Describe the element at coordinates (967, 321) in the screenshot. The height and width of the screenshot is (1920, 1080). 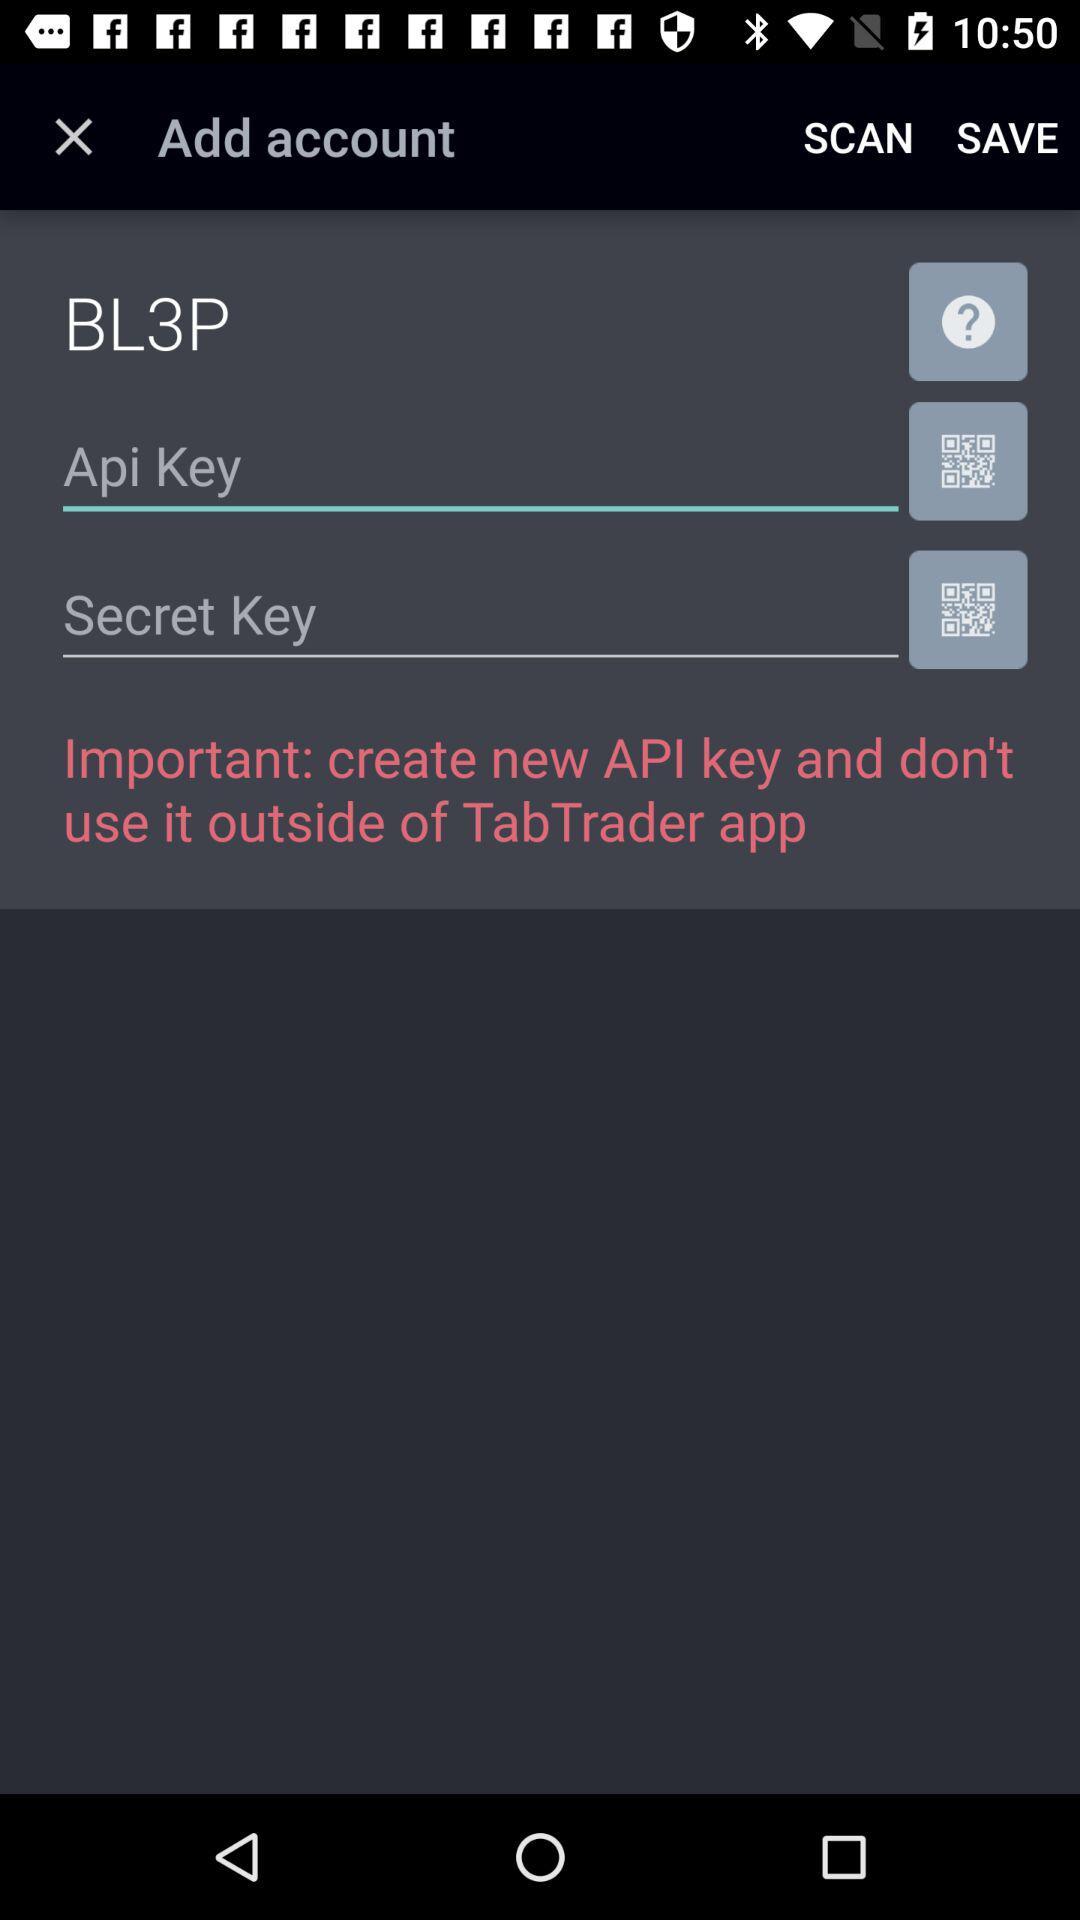
I see `the icon below the scan icon` at that location.